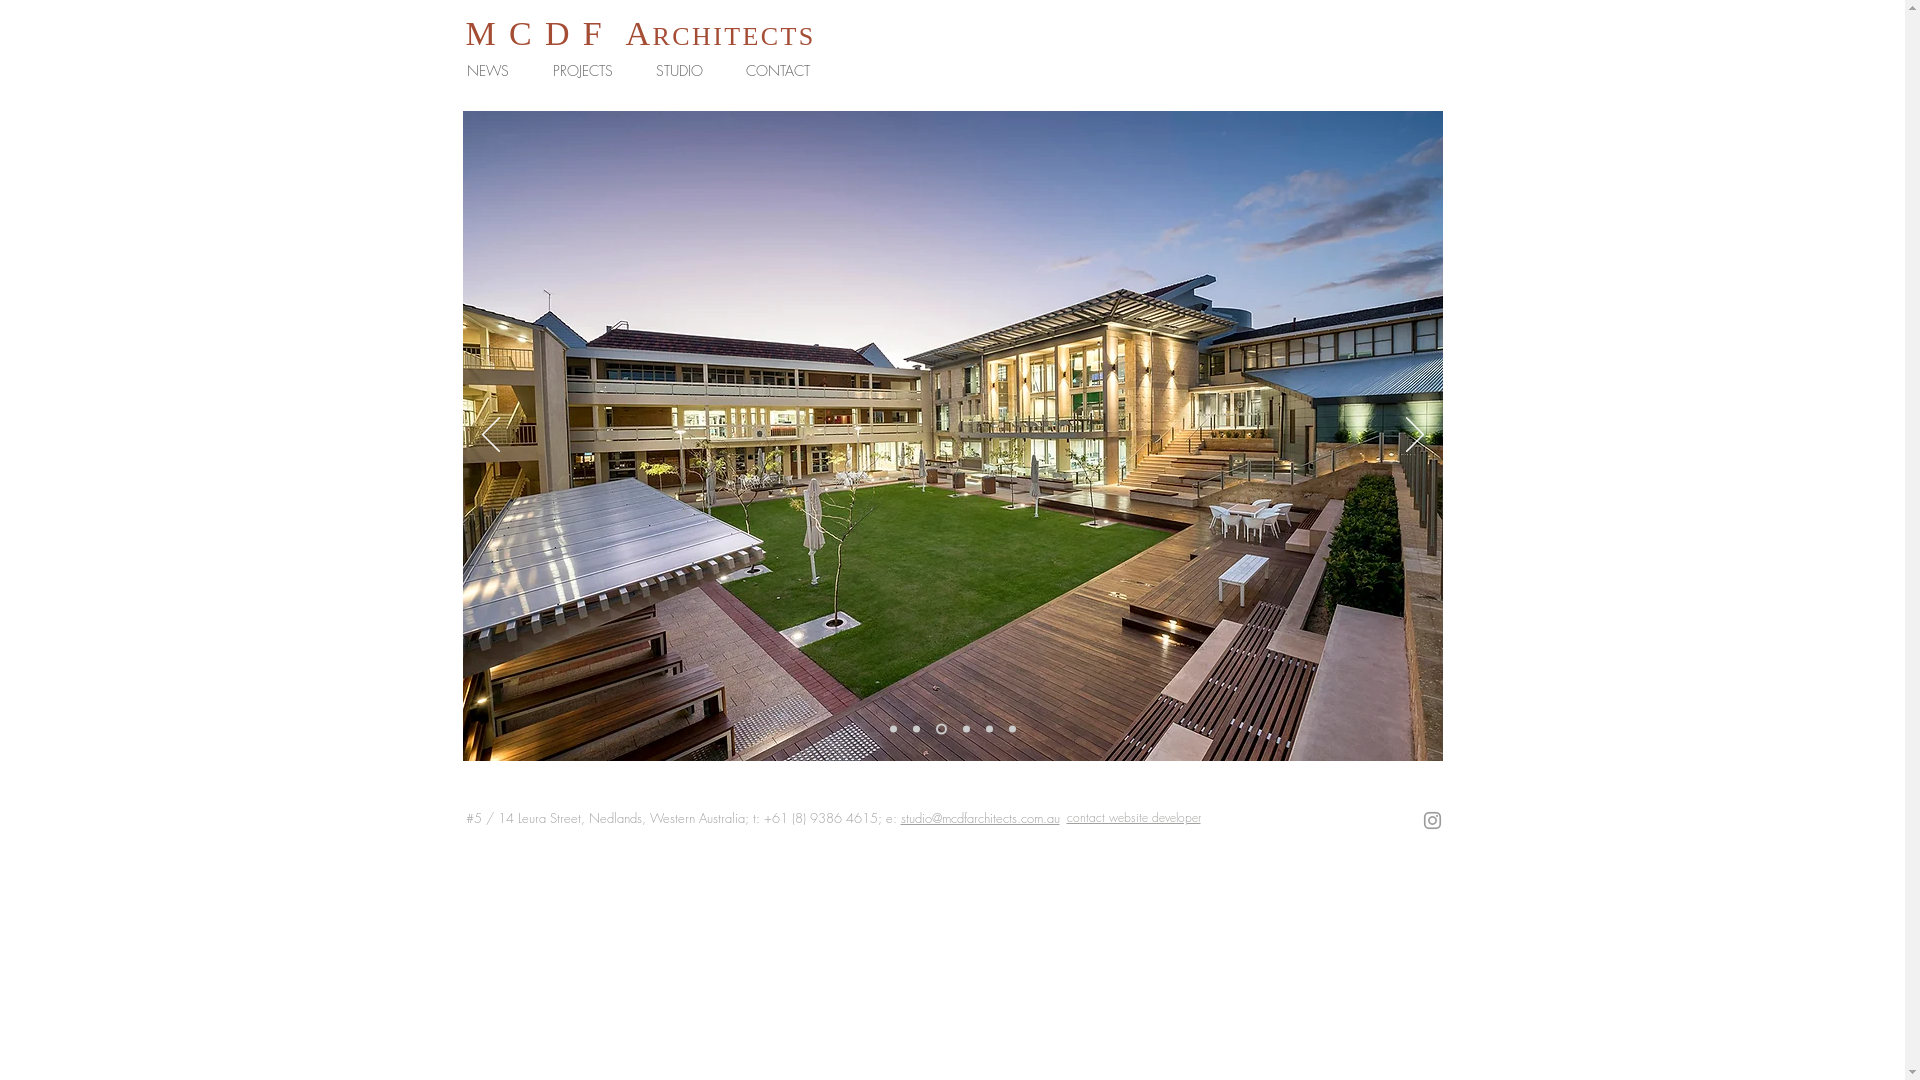 Image resolution: width=1920 pixels, height=1080 pixels. I want to click on 'M C D F', so click(535, 33).